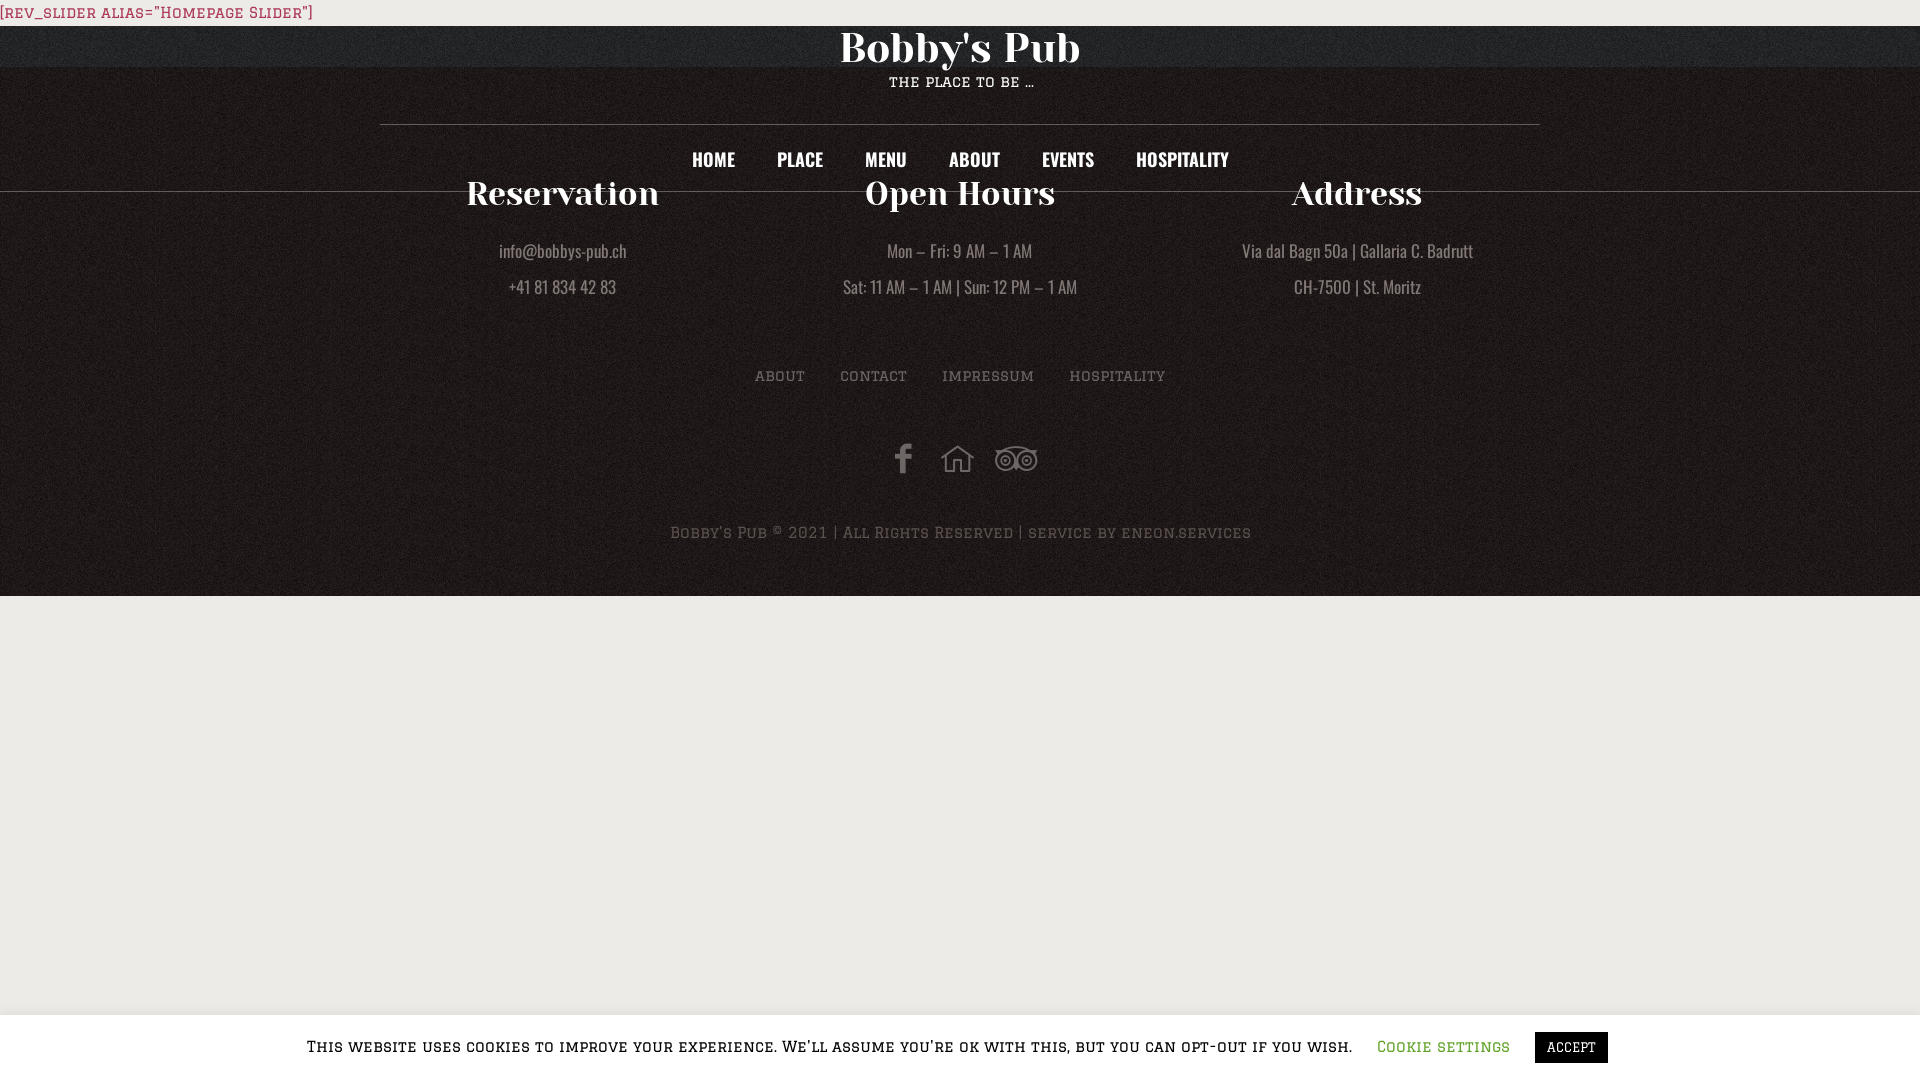 The image size is (1920, 1080). I want to click on 'Bobby's Pub, so click(839, 60).